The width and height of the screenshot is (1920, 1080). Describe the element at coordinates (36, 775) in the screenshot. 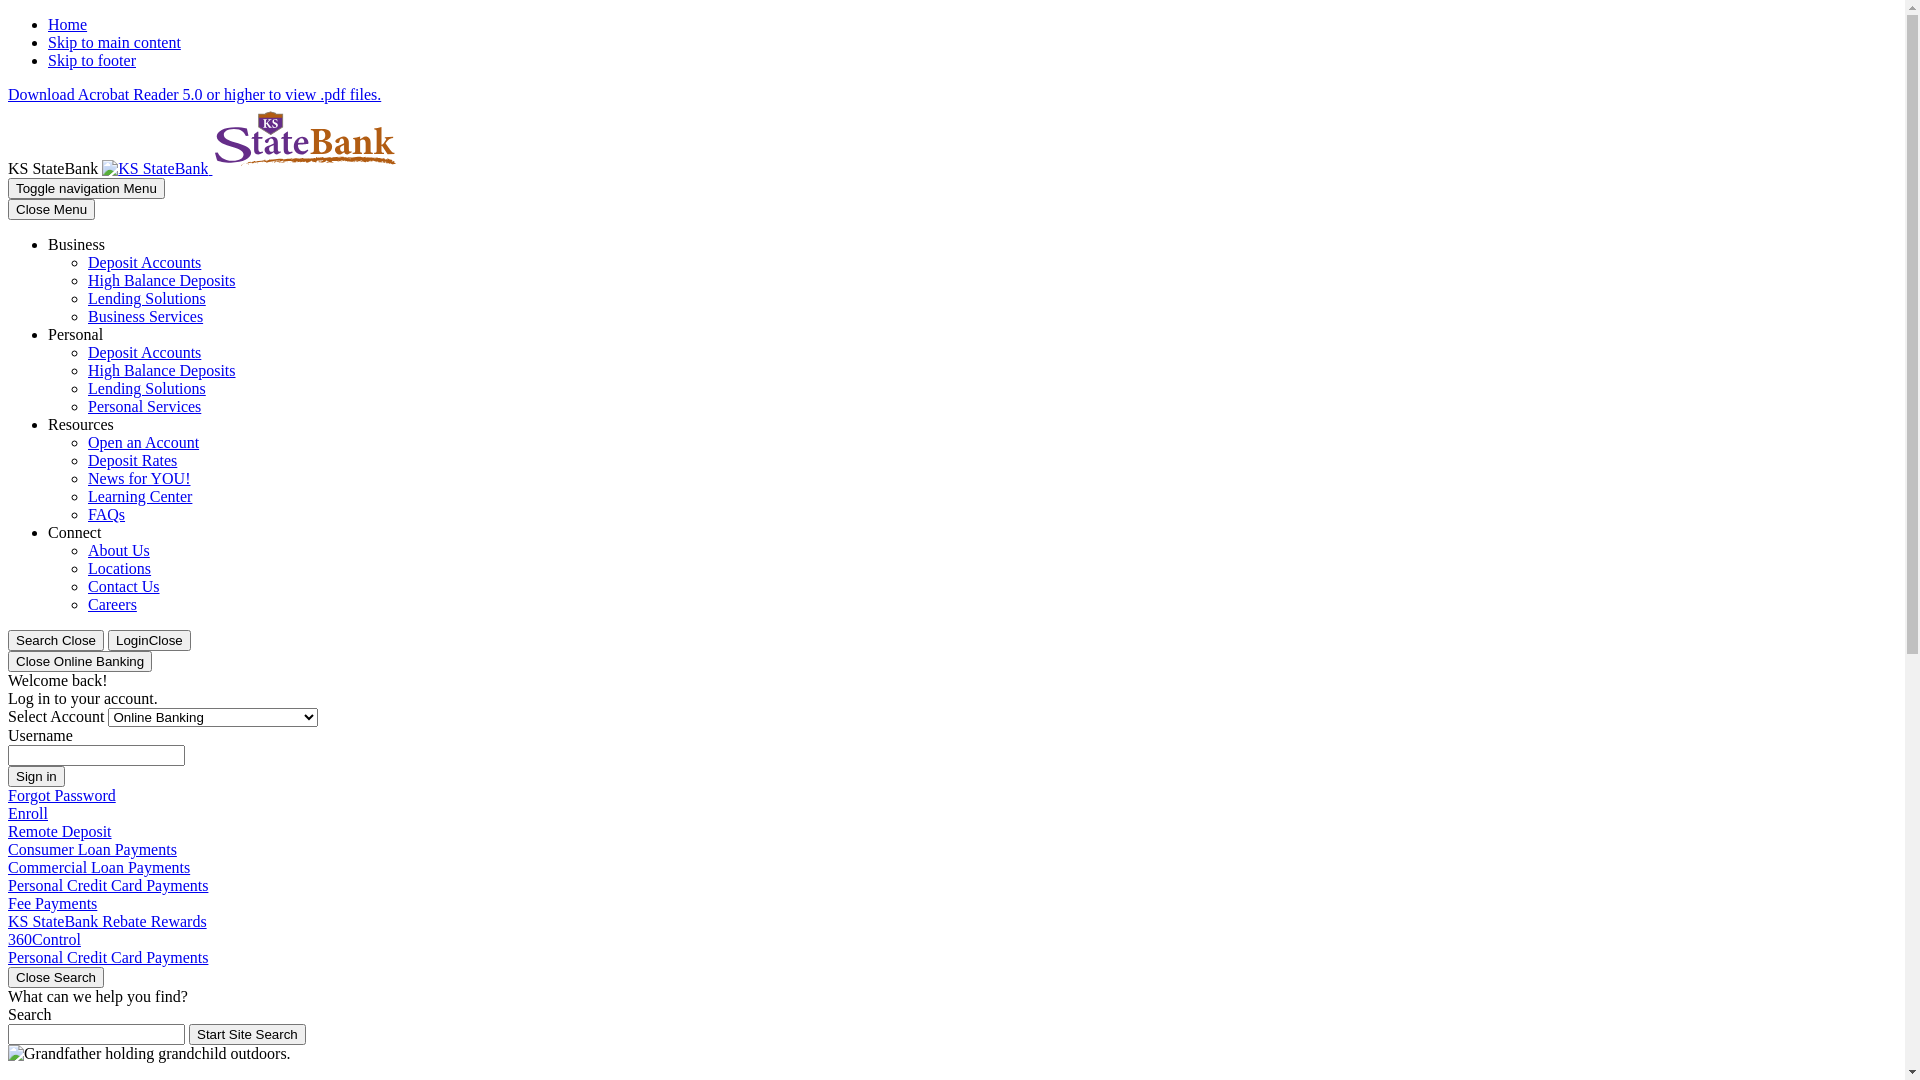

I see `'Sign in'` at that location.